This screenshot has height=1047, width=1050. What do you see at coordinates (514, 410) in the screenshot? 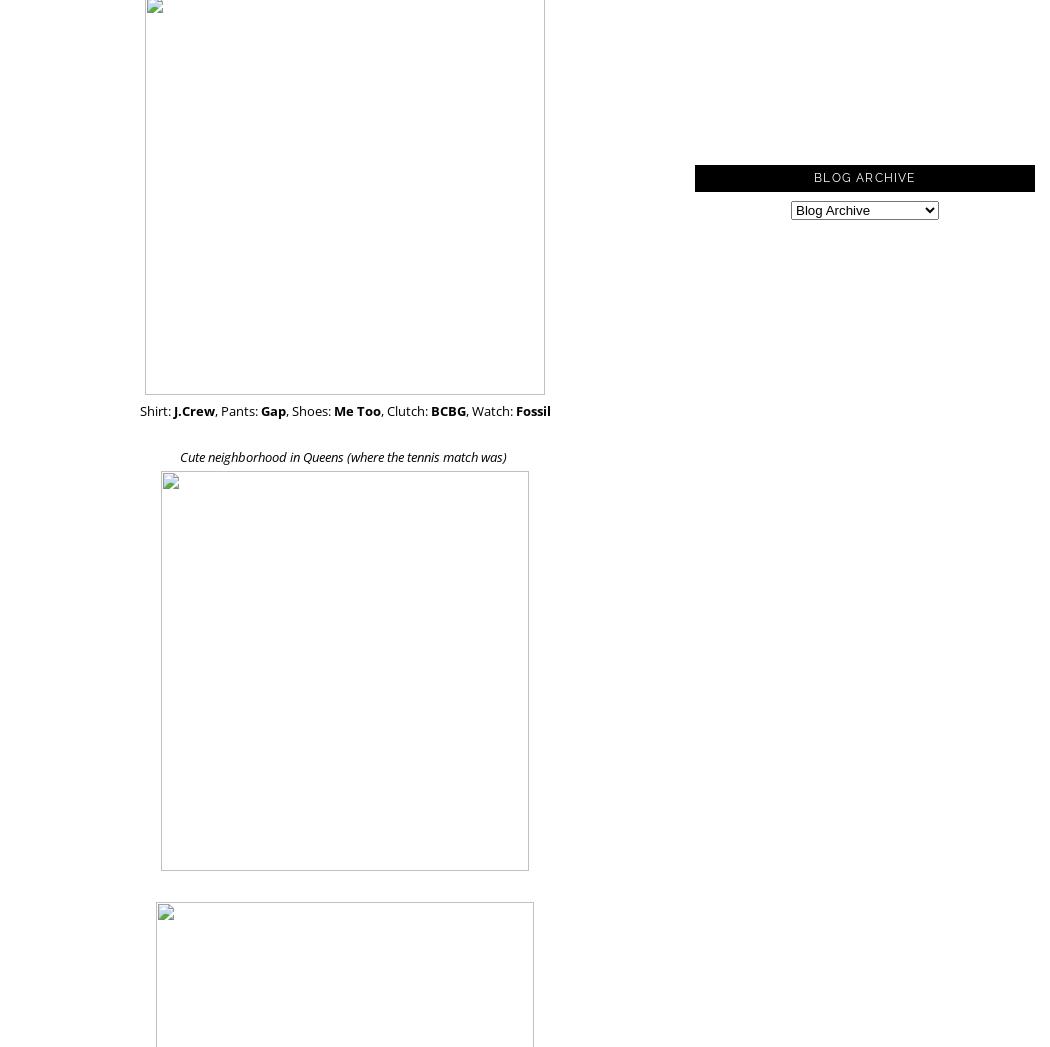
I see `'Fossil'` at bounding box center [514, 410].